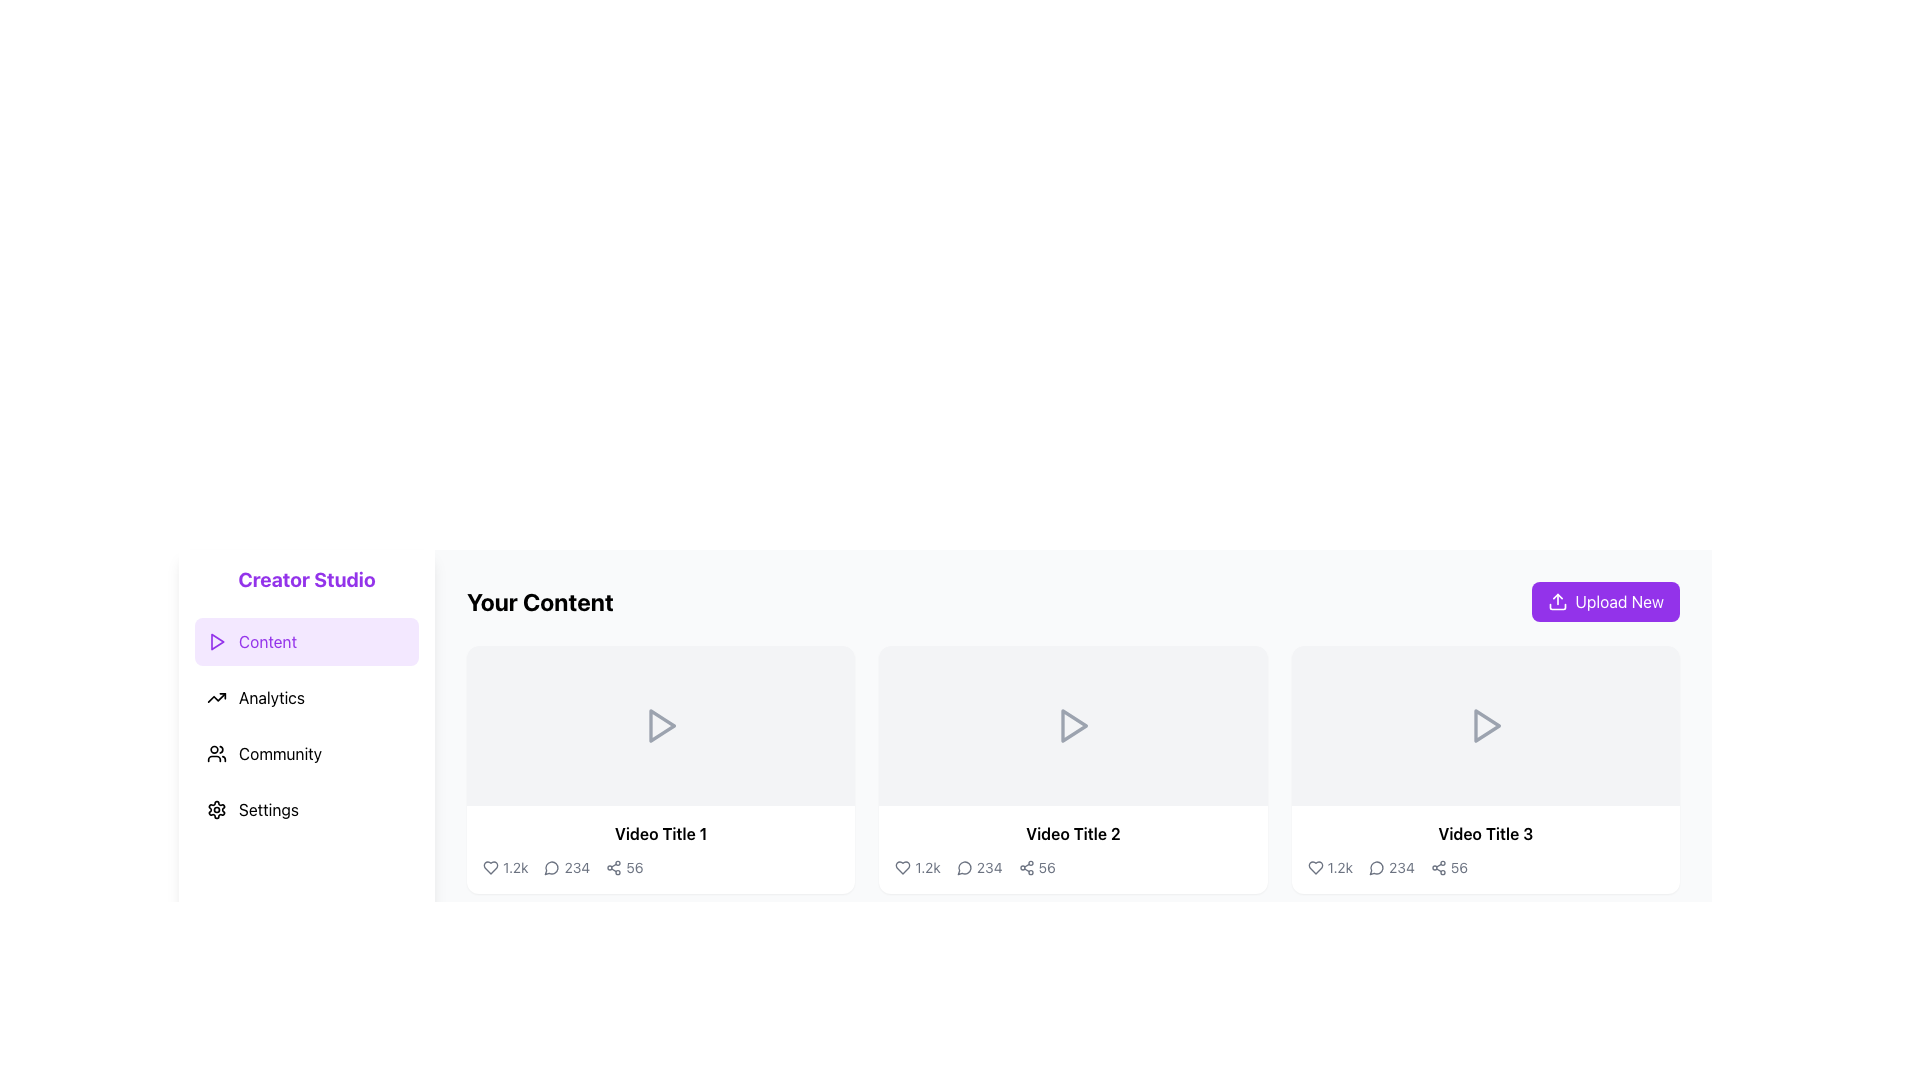  What do you see at coordinates (1315, 866) in the screenshot?
I see `the heart-shaped icon indicating a favorite or like action` at bounding box center [1315, 866].